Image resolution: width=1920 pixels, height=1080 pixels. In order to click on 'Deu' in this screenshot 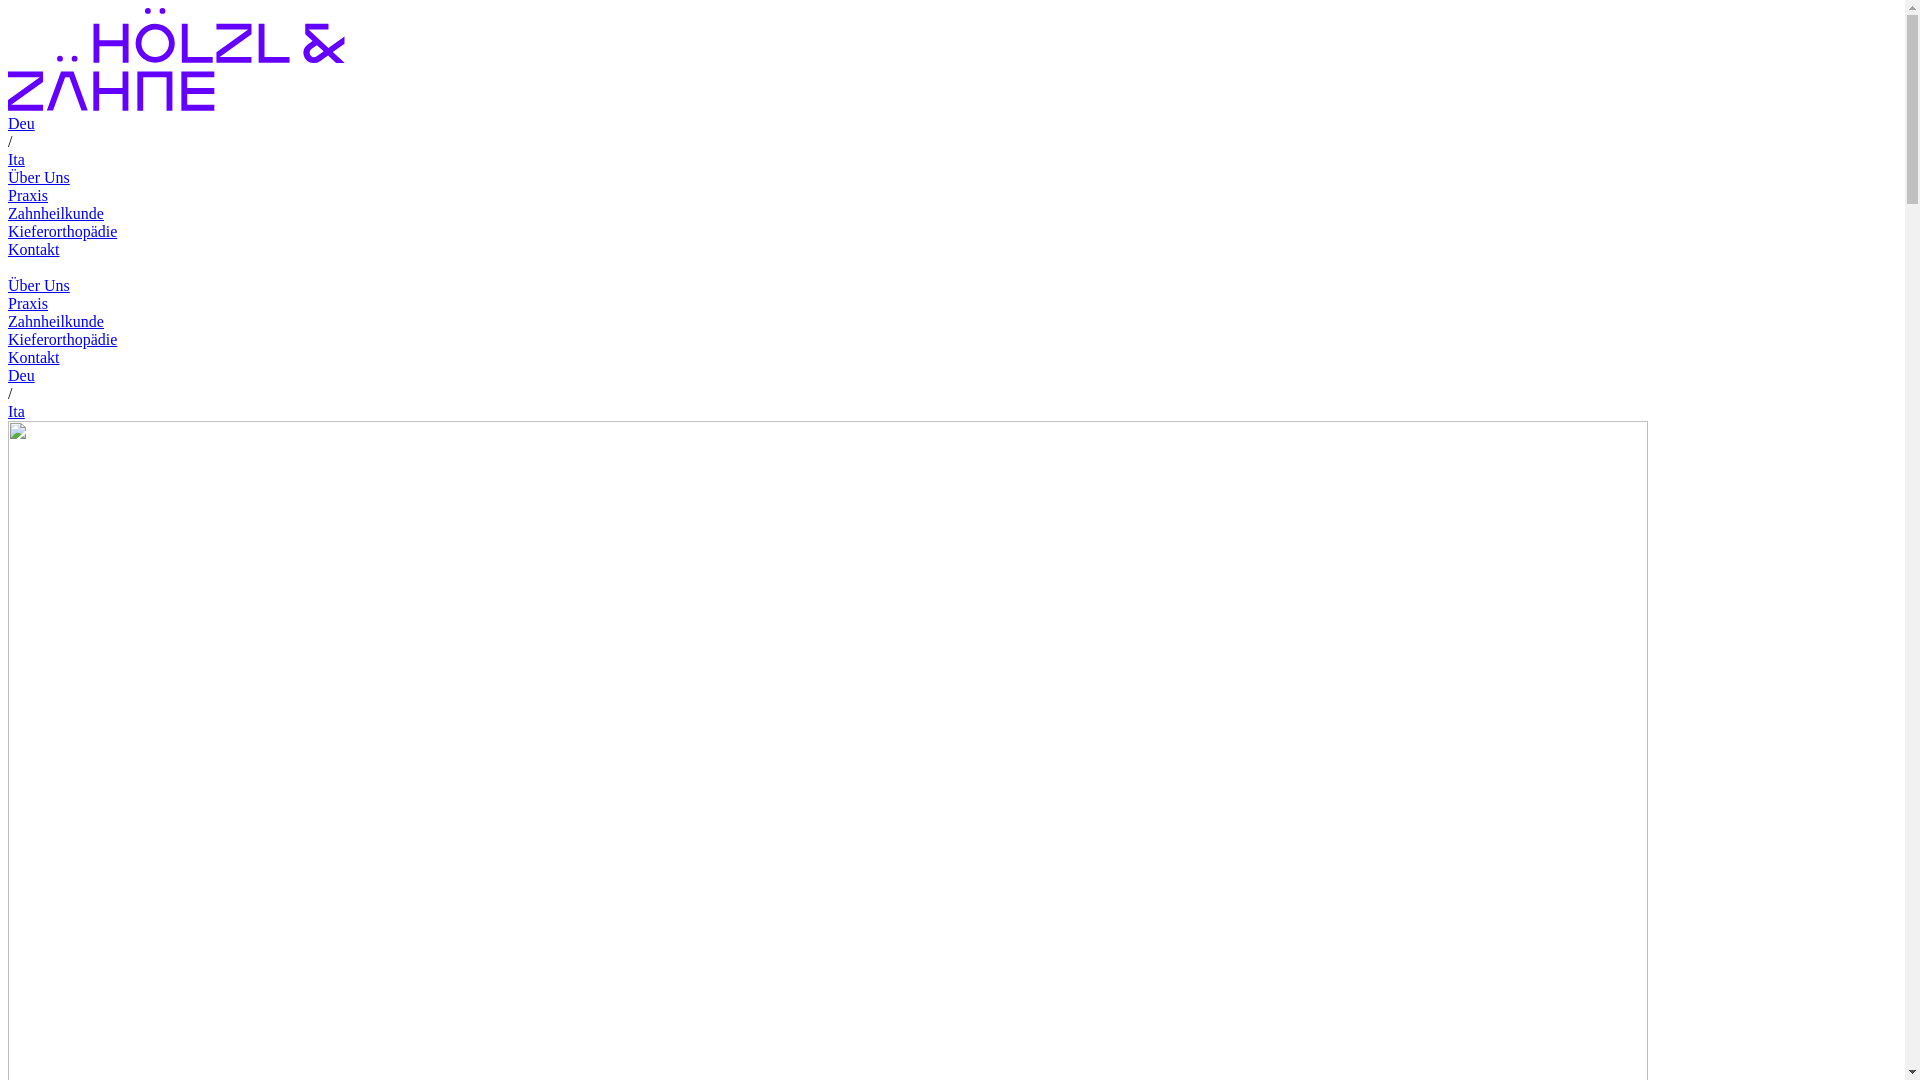, I will do `click(21, 123)`.